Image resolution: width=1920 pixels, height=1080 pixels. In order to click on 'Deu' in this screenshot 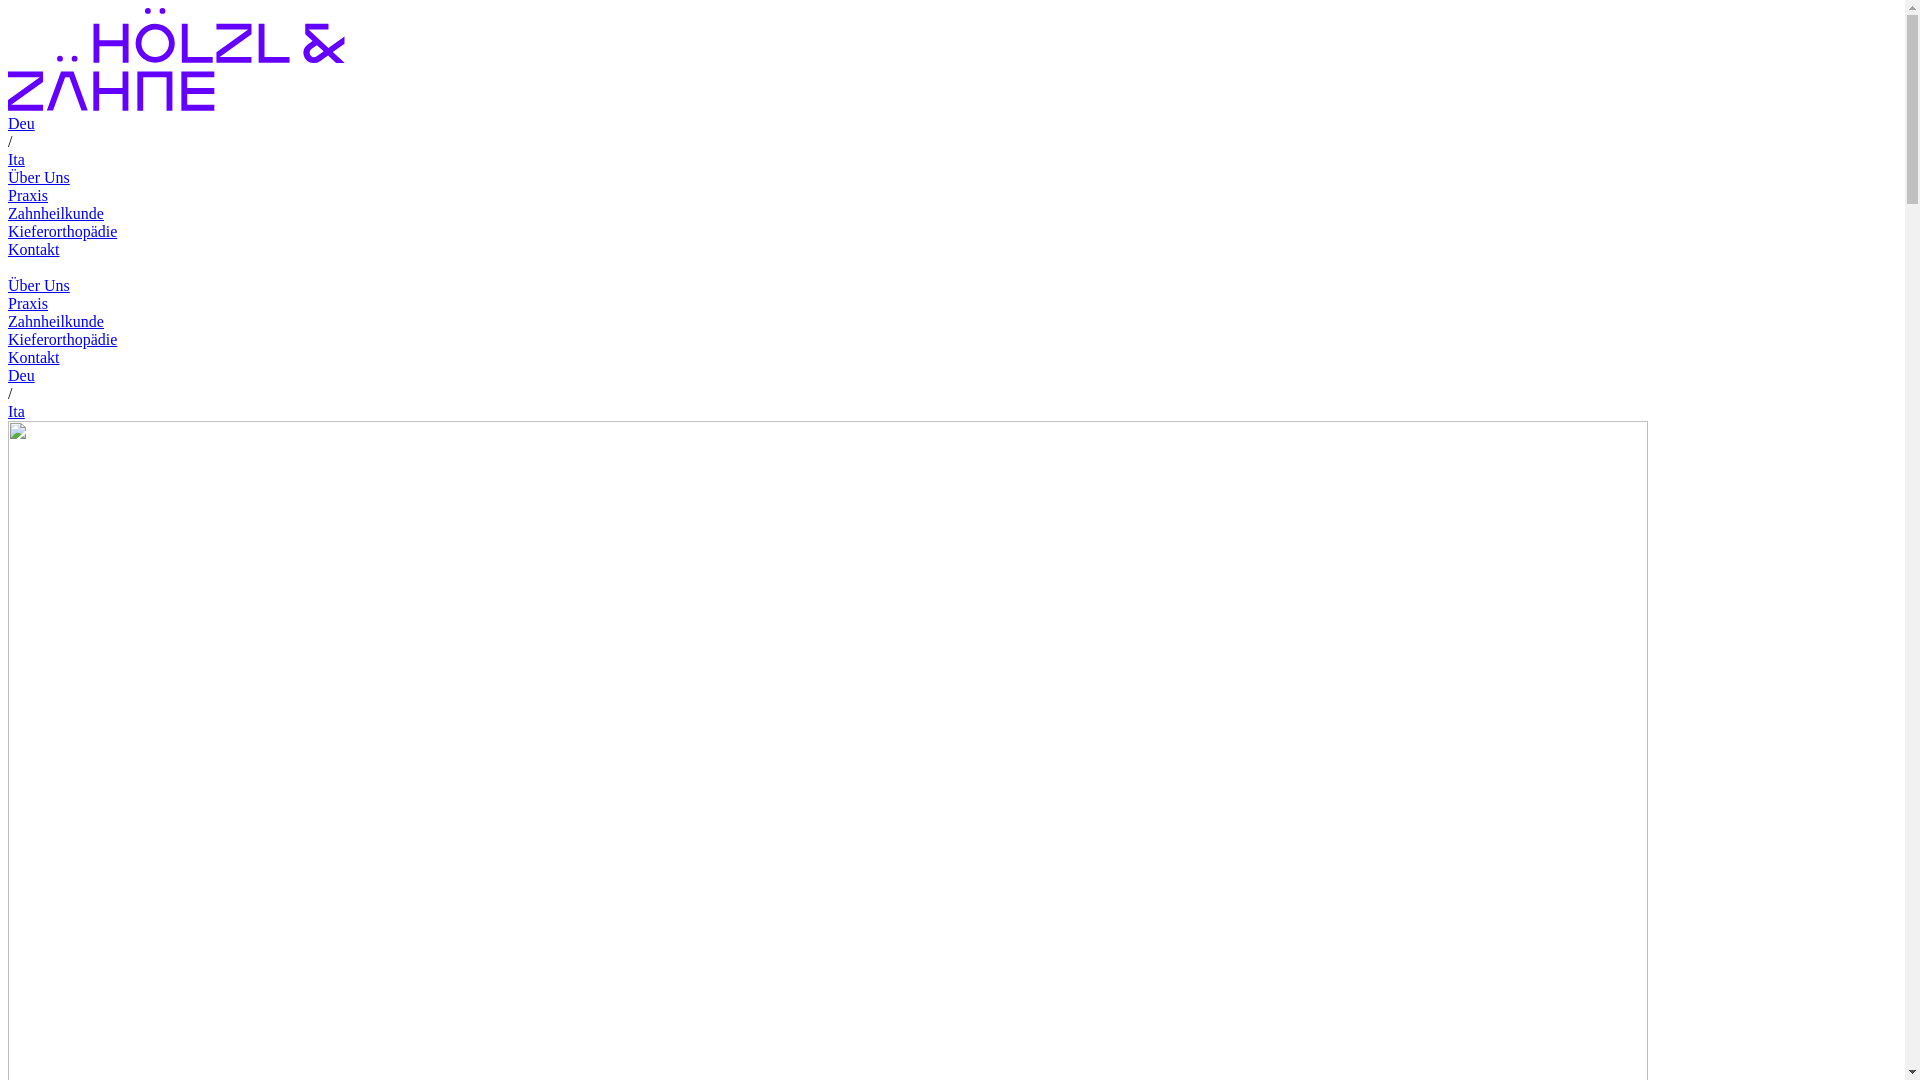, I will do `click(21, 123)`.